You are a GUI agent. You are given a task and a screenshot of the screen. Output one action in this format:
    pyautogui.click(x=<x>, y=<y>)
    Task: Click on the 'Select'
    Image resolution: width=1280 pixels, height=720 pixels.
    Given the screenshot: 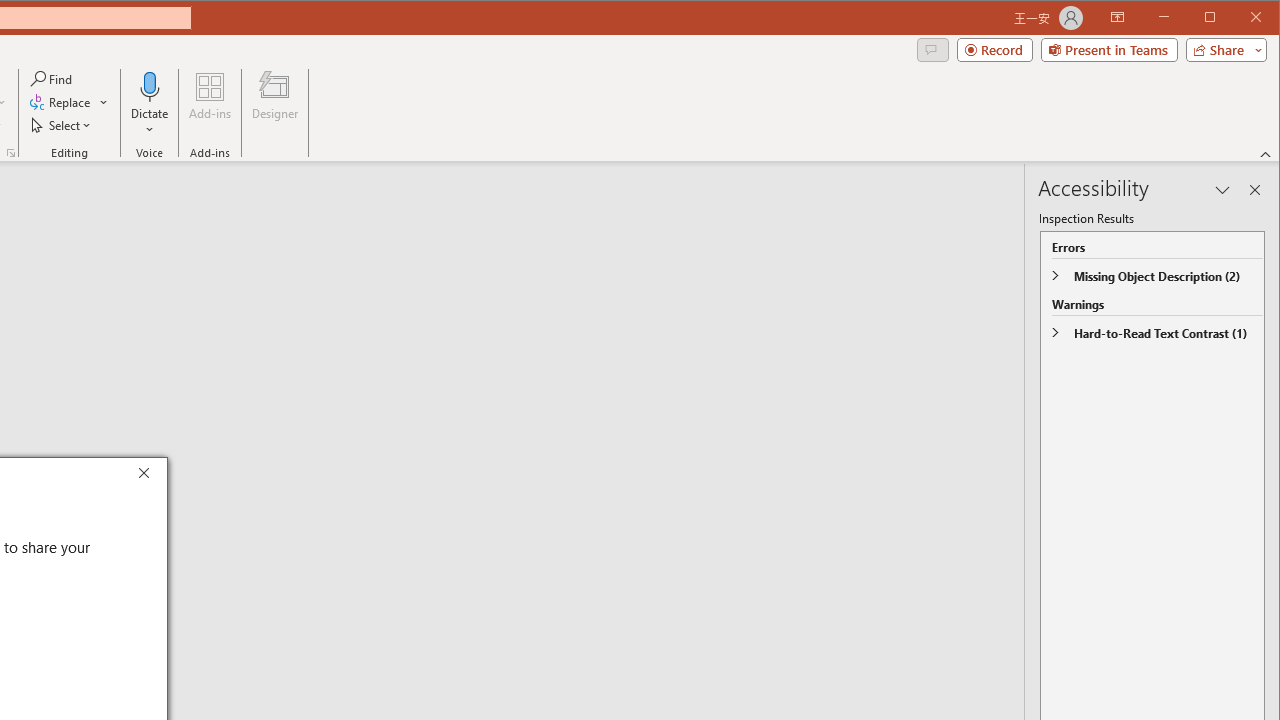 What is the action you would take?
    pyautogui.click(x=62, y=125)
    